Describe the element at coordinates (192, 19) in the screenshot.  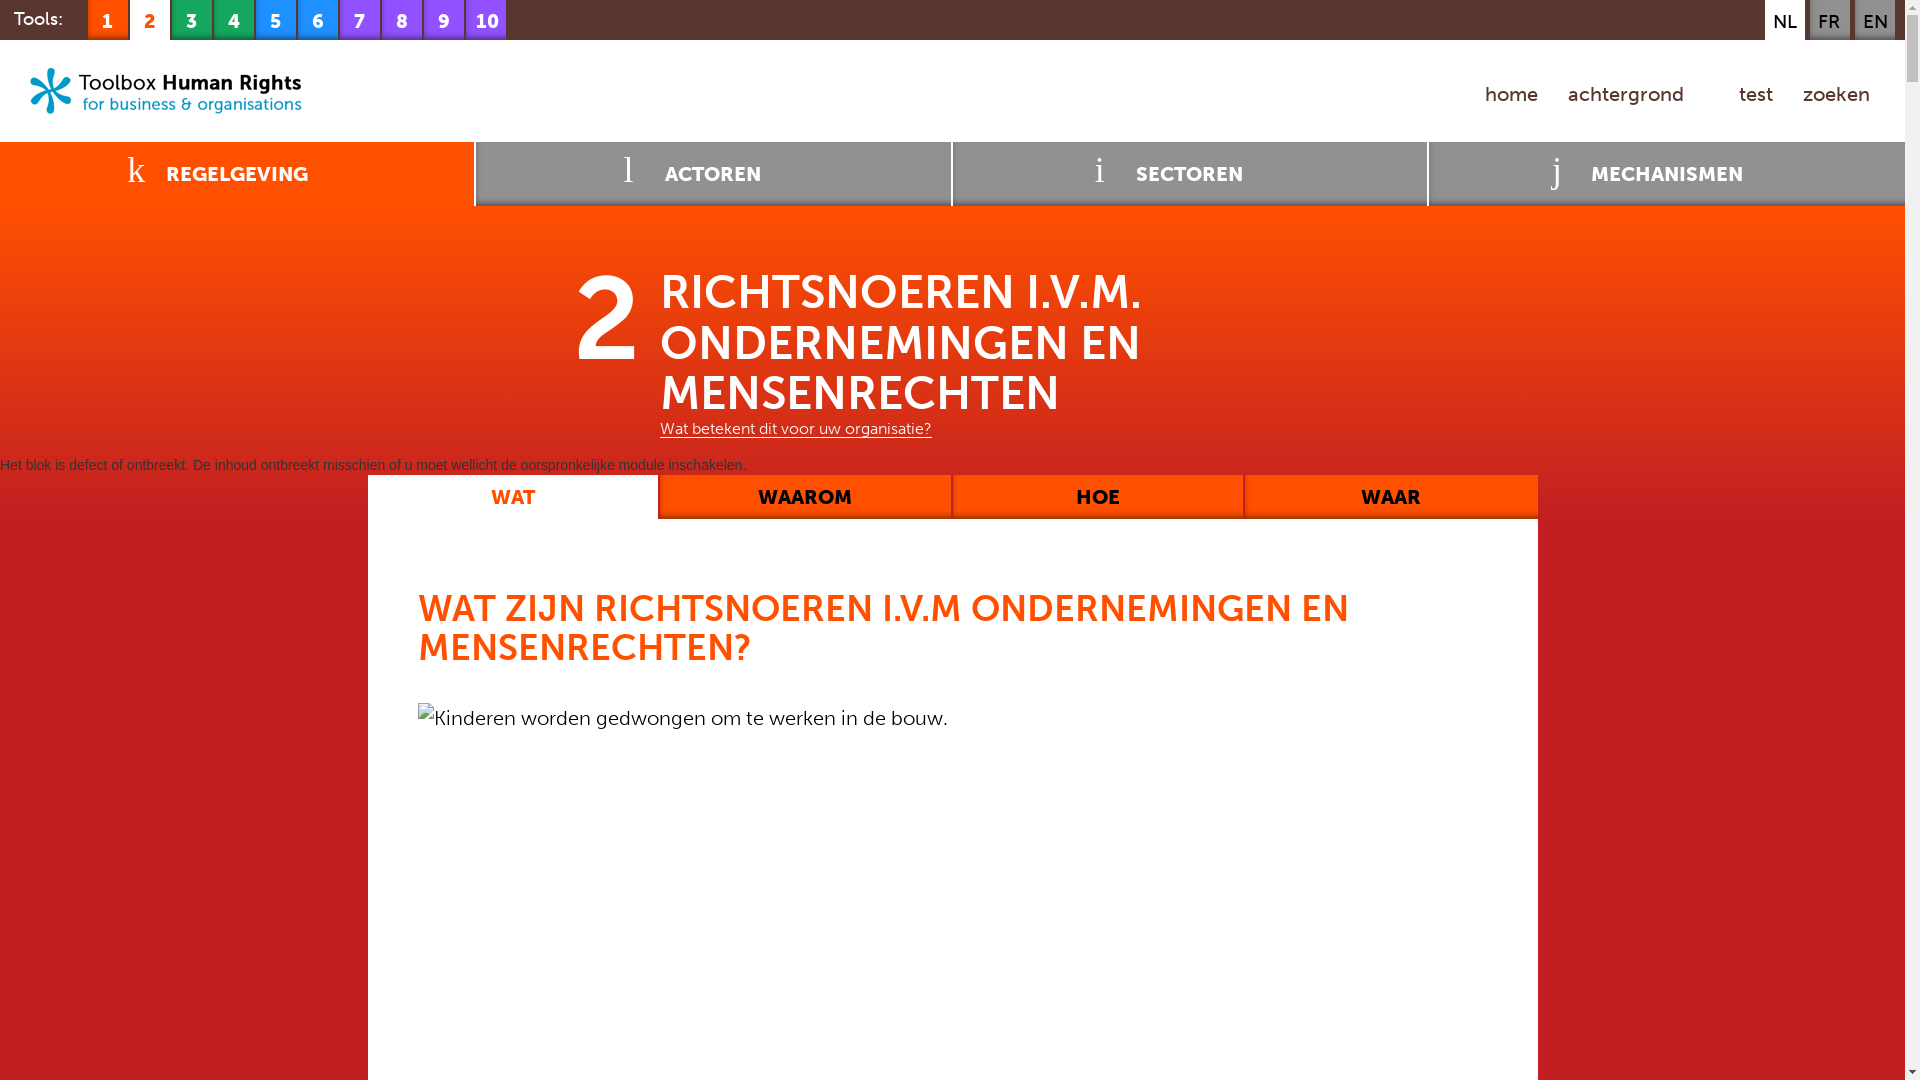
I see `'Organisaties als plichtdragers inzake mensenrechten'` at that location.